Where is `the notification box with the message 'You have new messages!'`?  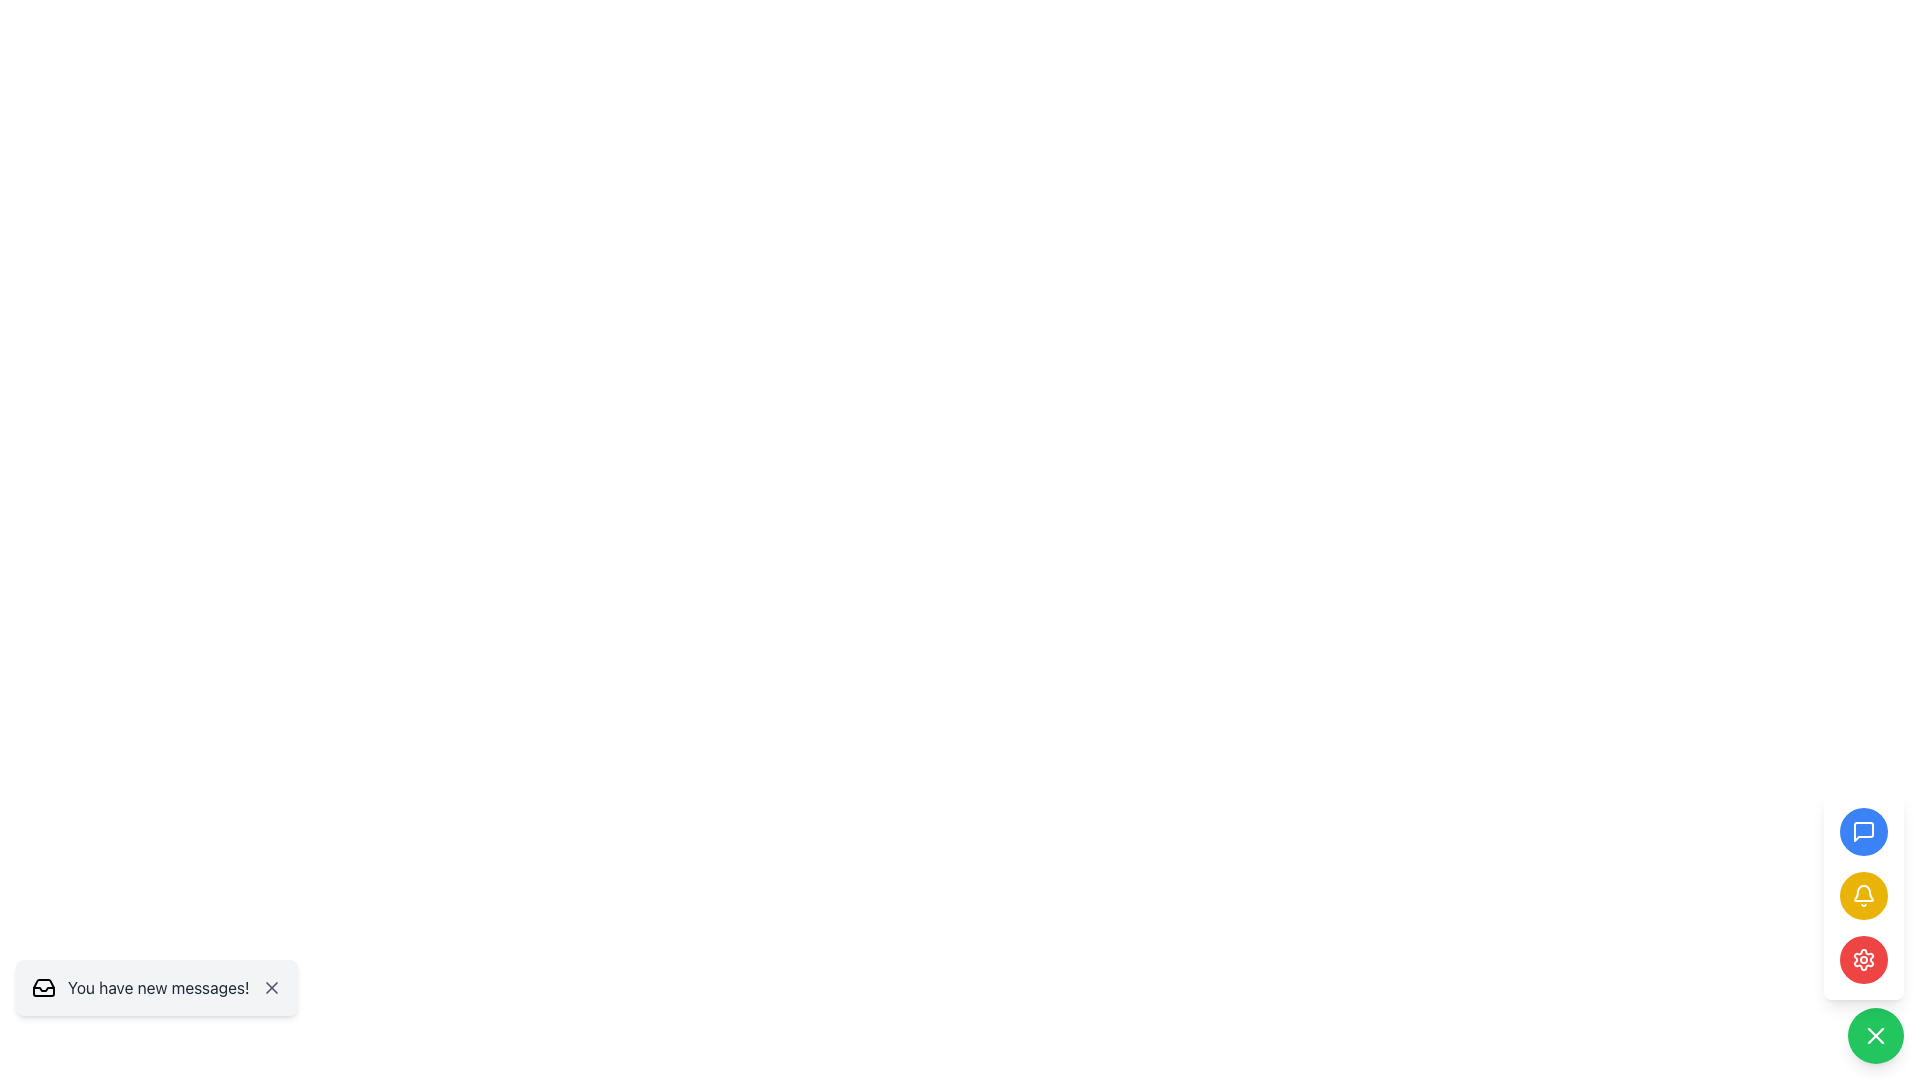 the notification box with the message 'You have new messages!' is located at coordinates (155, 986).